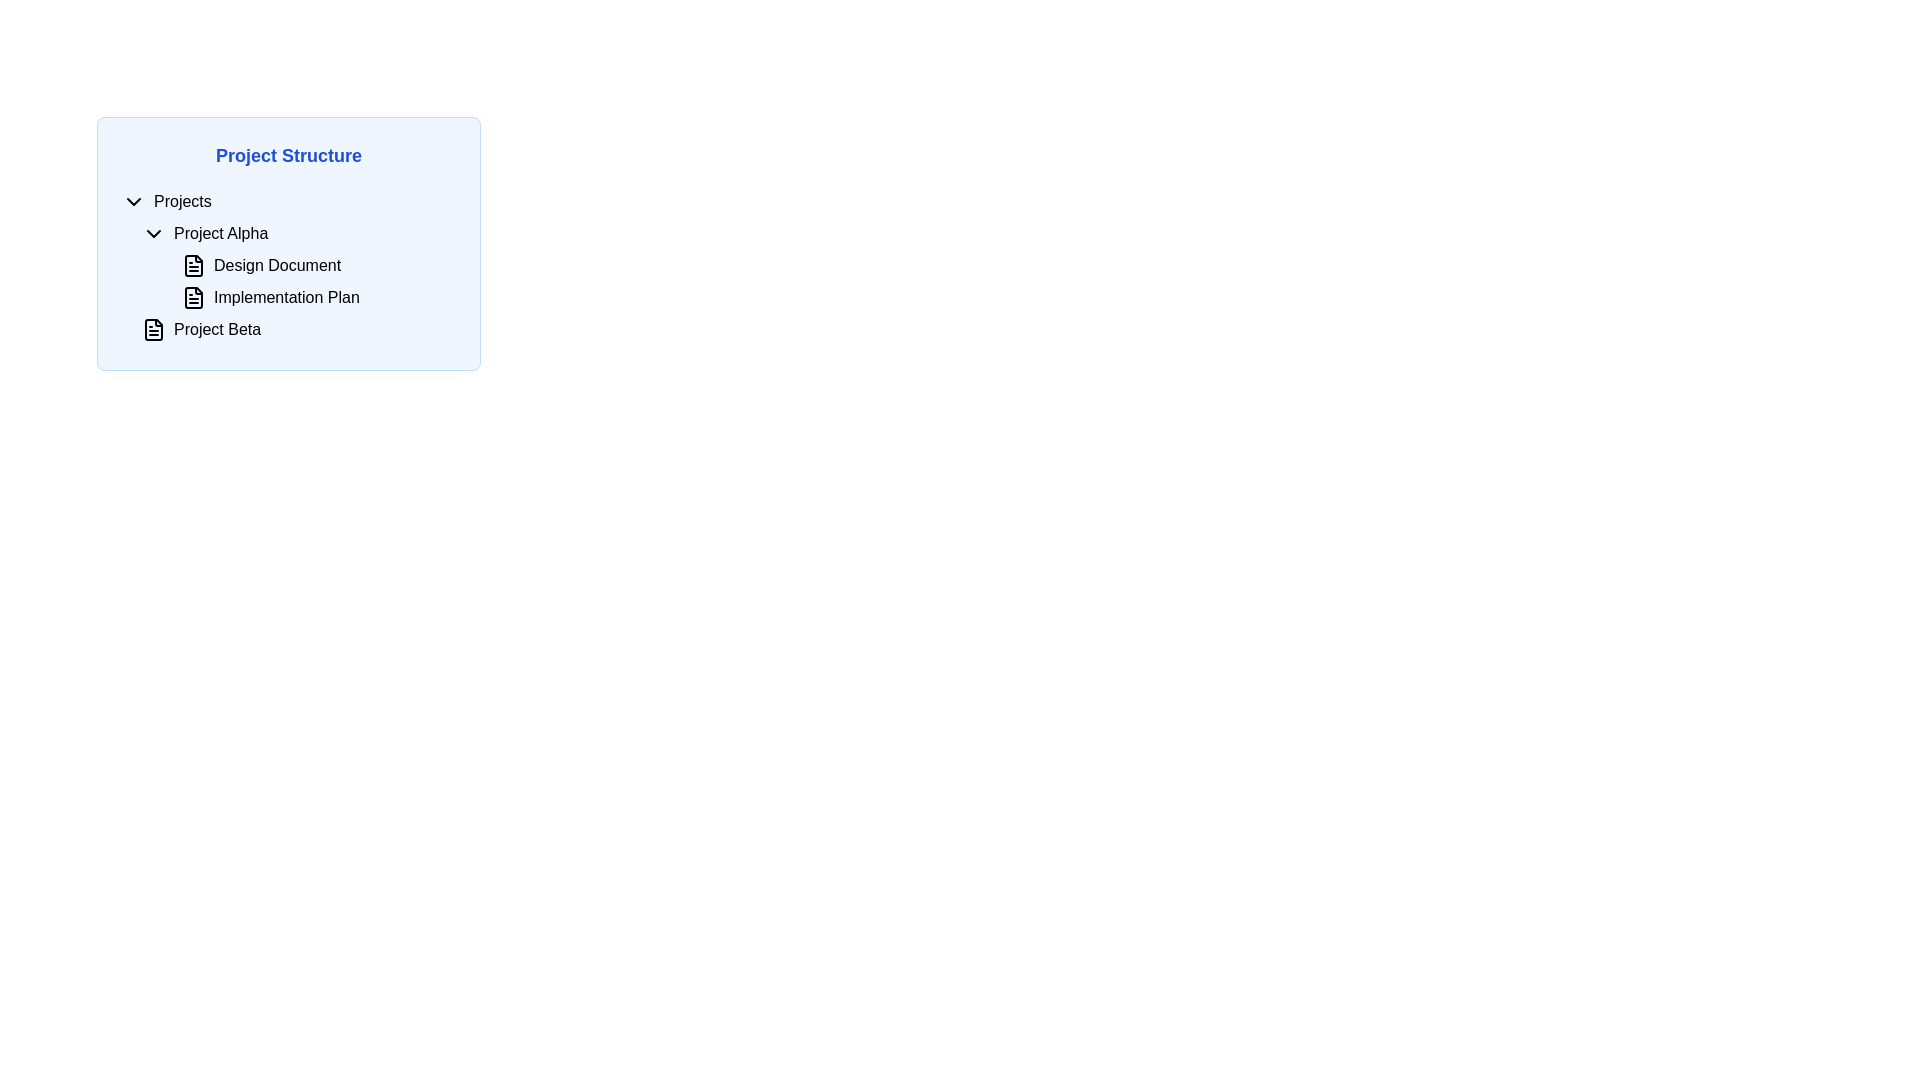 This screenshot has height=1080, width=1920. Describe the element at coordinates (287, 154) in the screenshot. I see `the Text Label (Header) which serves as a title for the section, located at the top inside a blue background box with rounded corners` at that location.